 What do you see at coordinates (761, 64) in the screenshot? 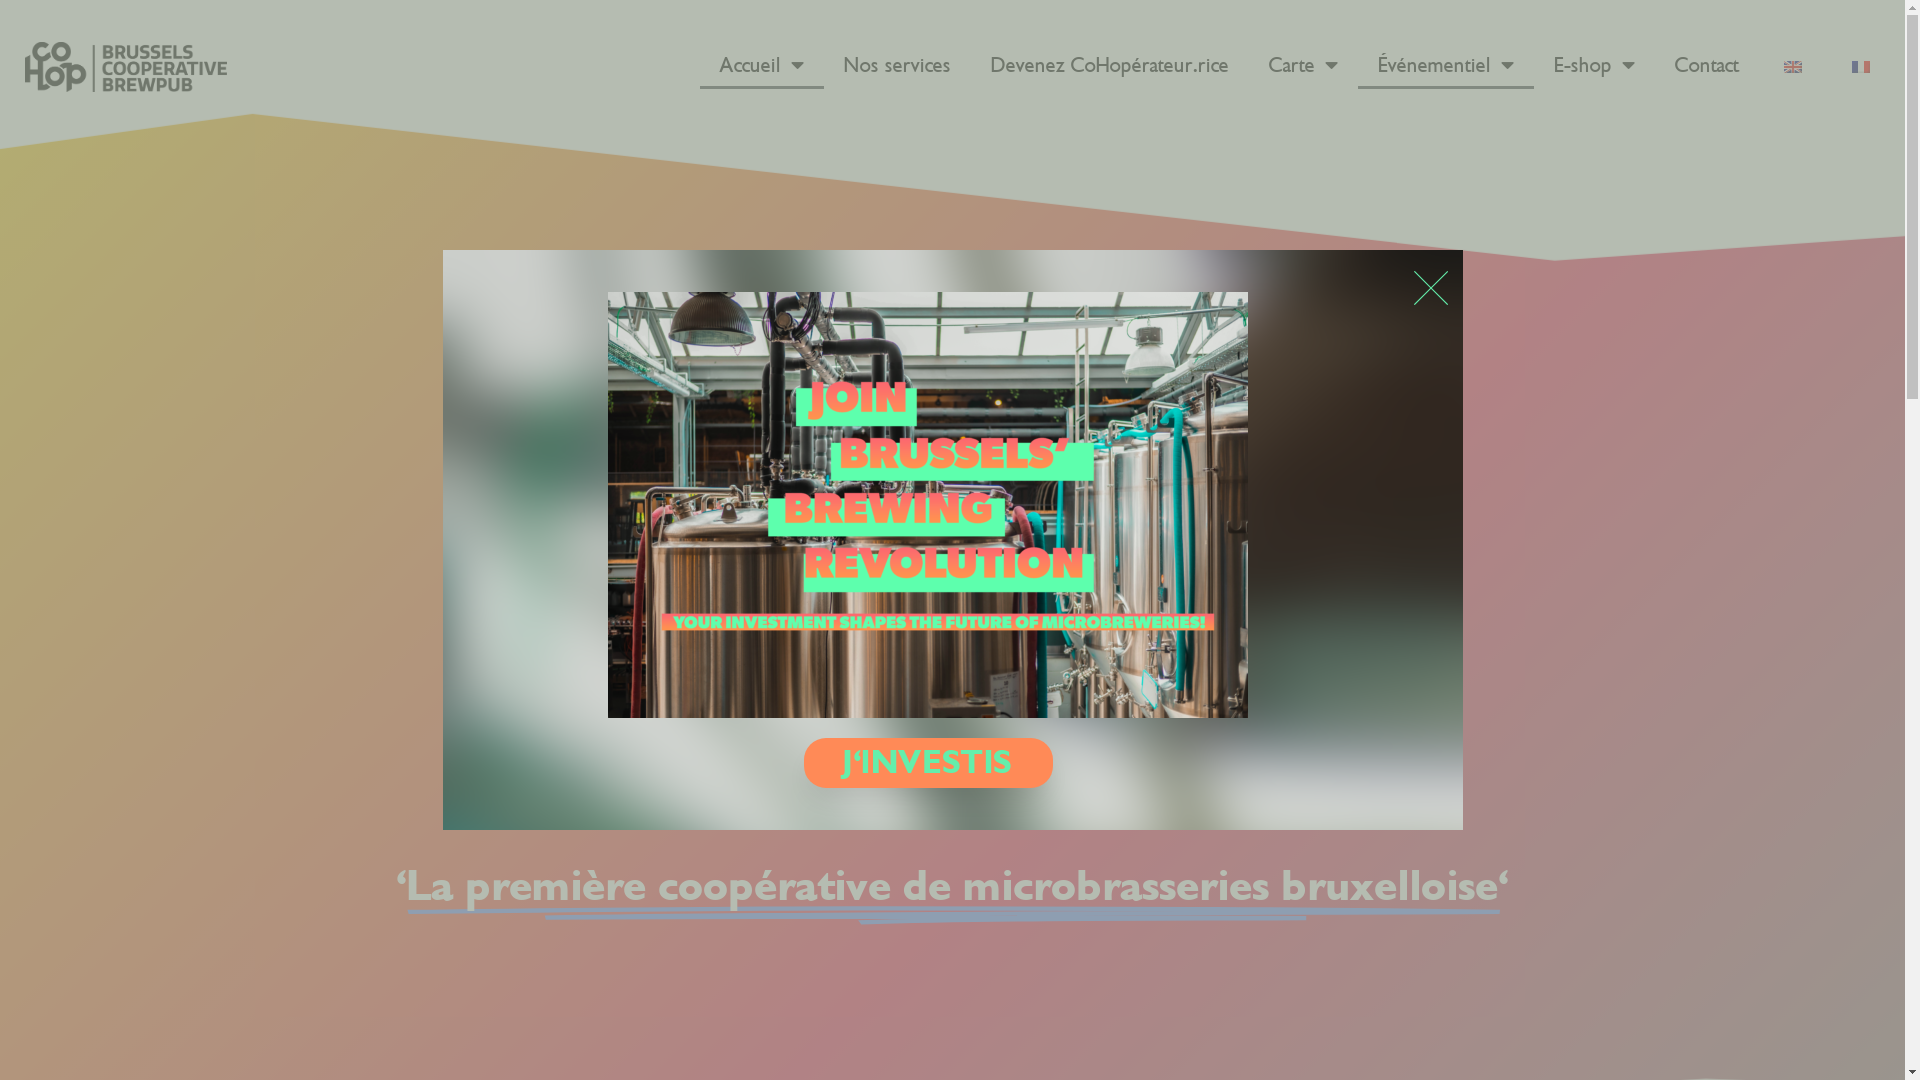
I see `'Accueil'` at bounding box center [761, 64].